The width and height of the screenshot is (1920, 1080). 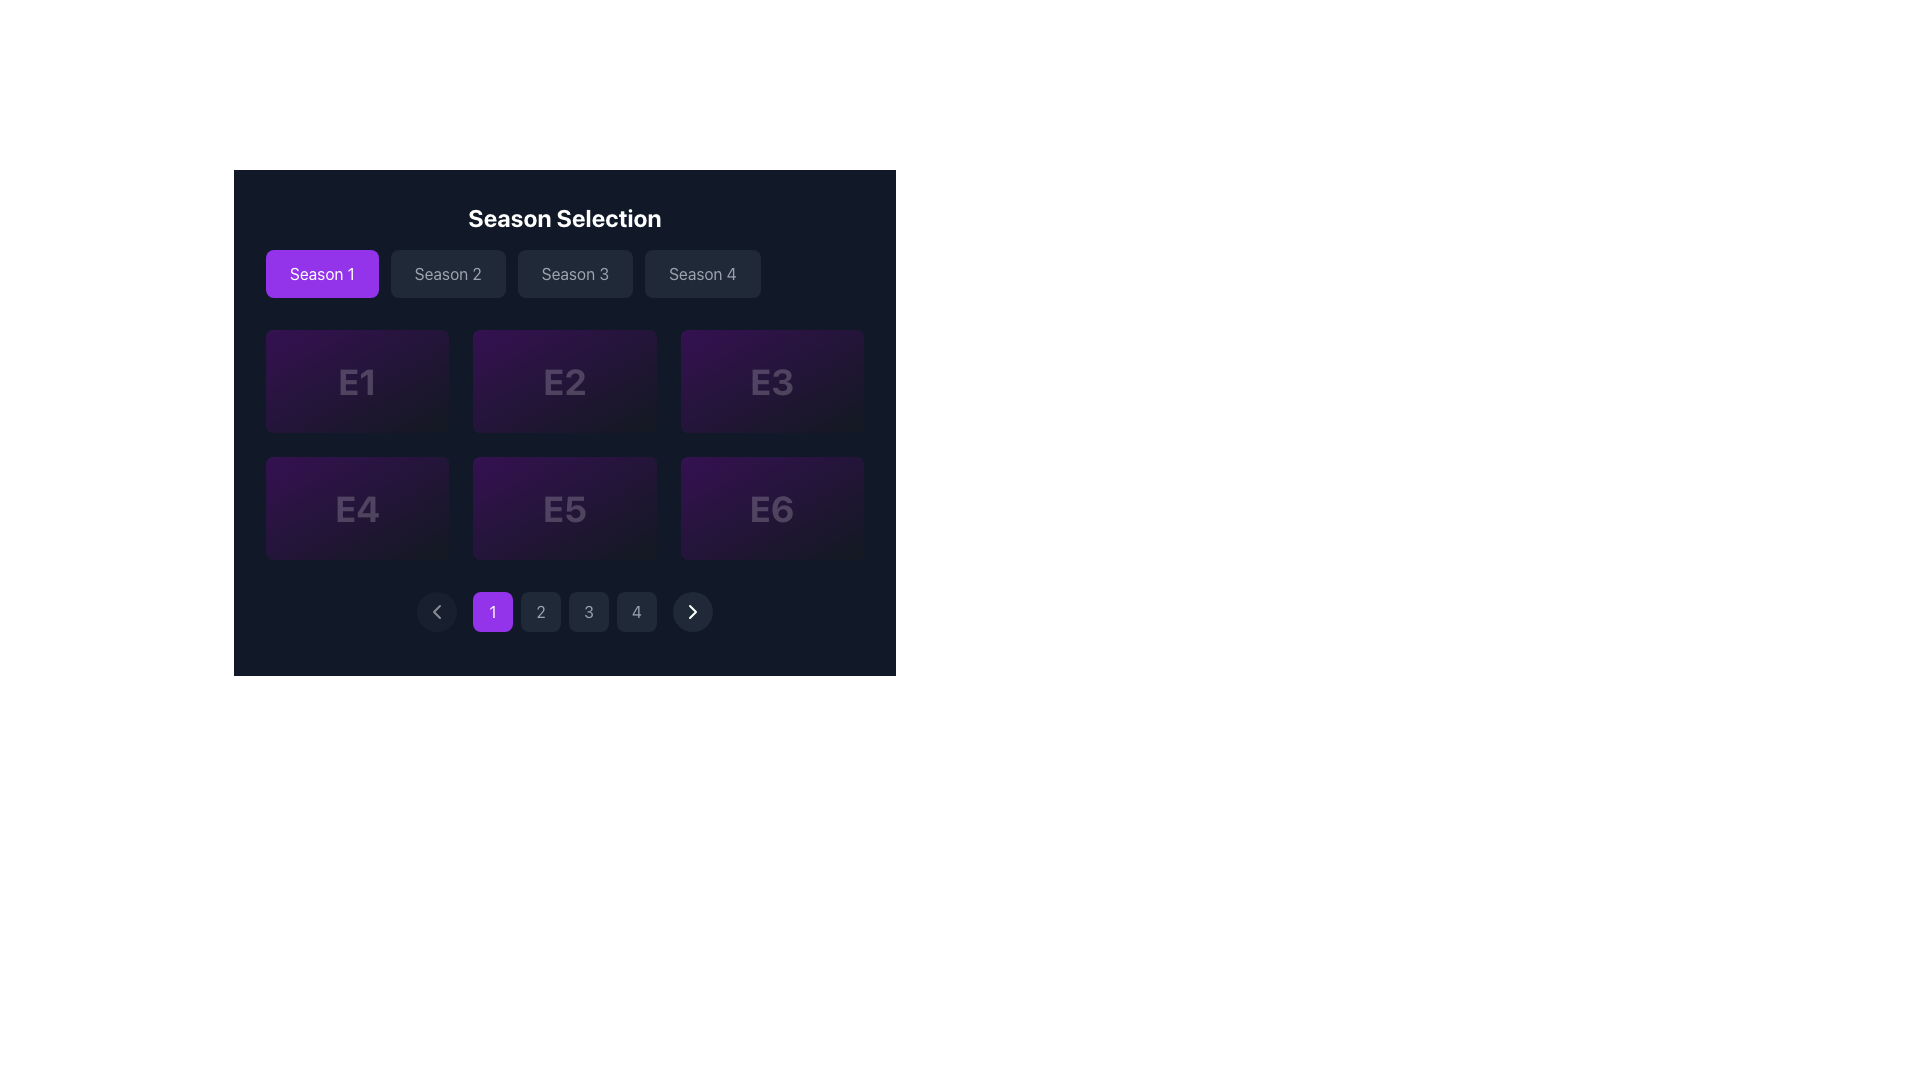 What do you see at coordinates (771, 507) in the screenshot?
I see `the Text Display element representing an episode selection option in the Season Selection section, located in the third row and third column of the grid layout` at bounding box center [771, 507].